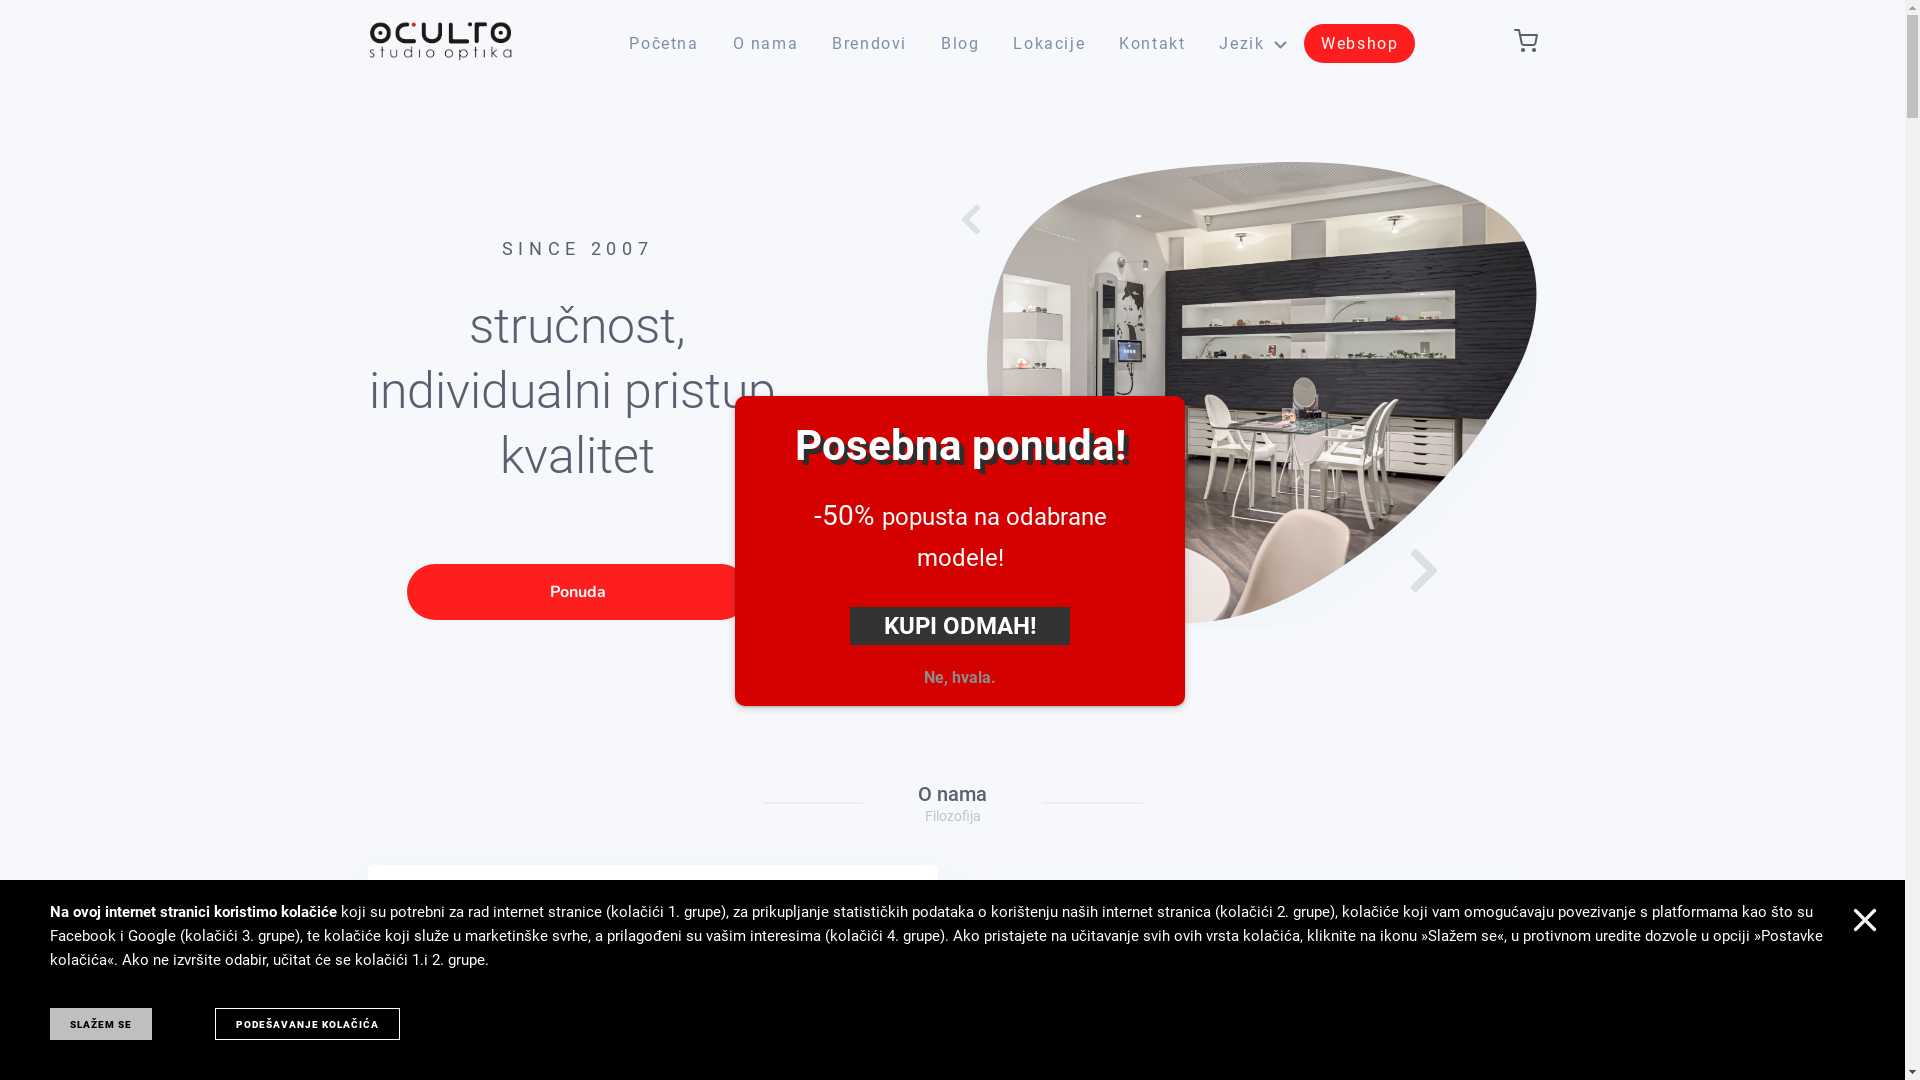 The height and width of the screenshot is (1080, 1920). I want to click on 'Ponuda', so click(575, 590).